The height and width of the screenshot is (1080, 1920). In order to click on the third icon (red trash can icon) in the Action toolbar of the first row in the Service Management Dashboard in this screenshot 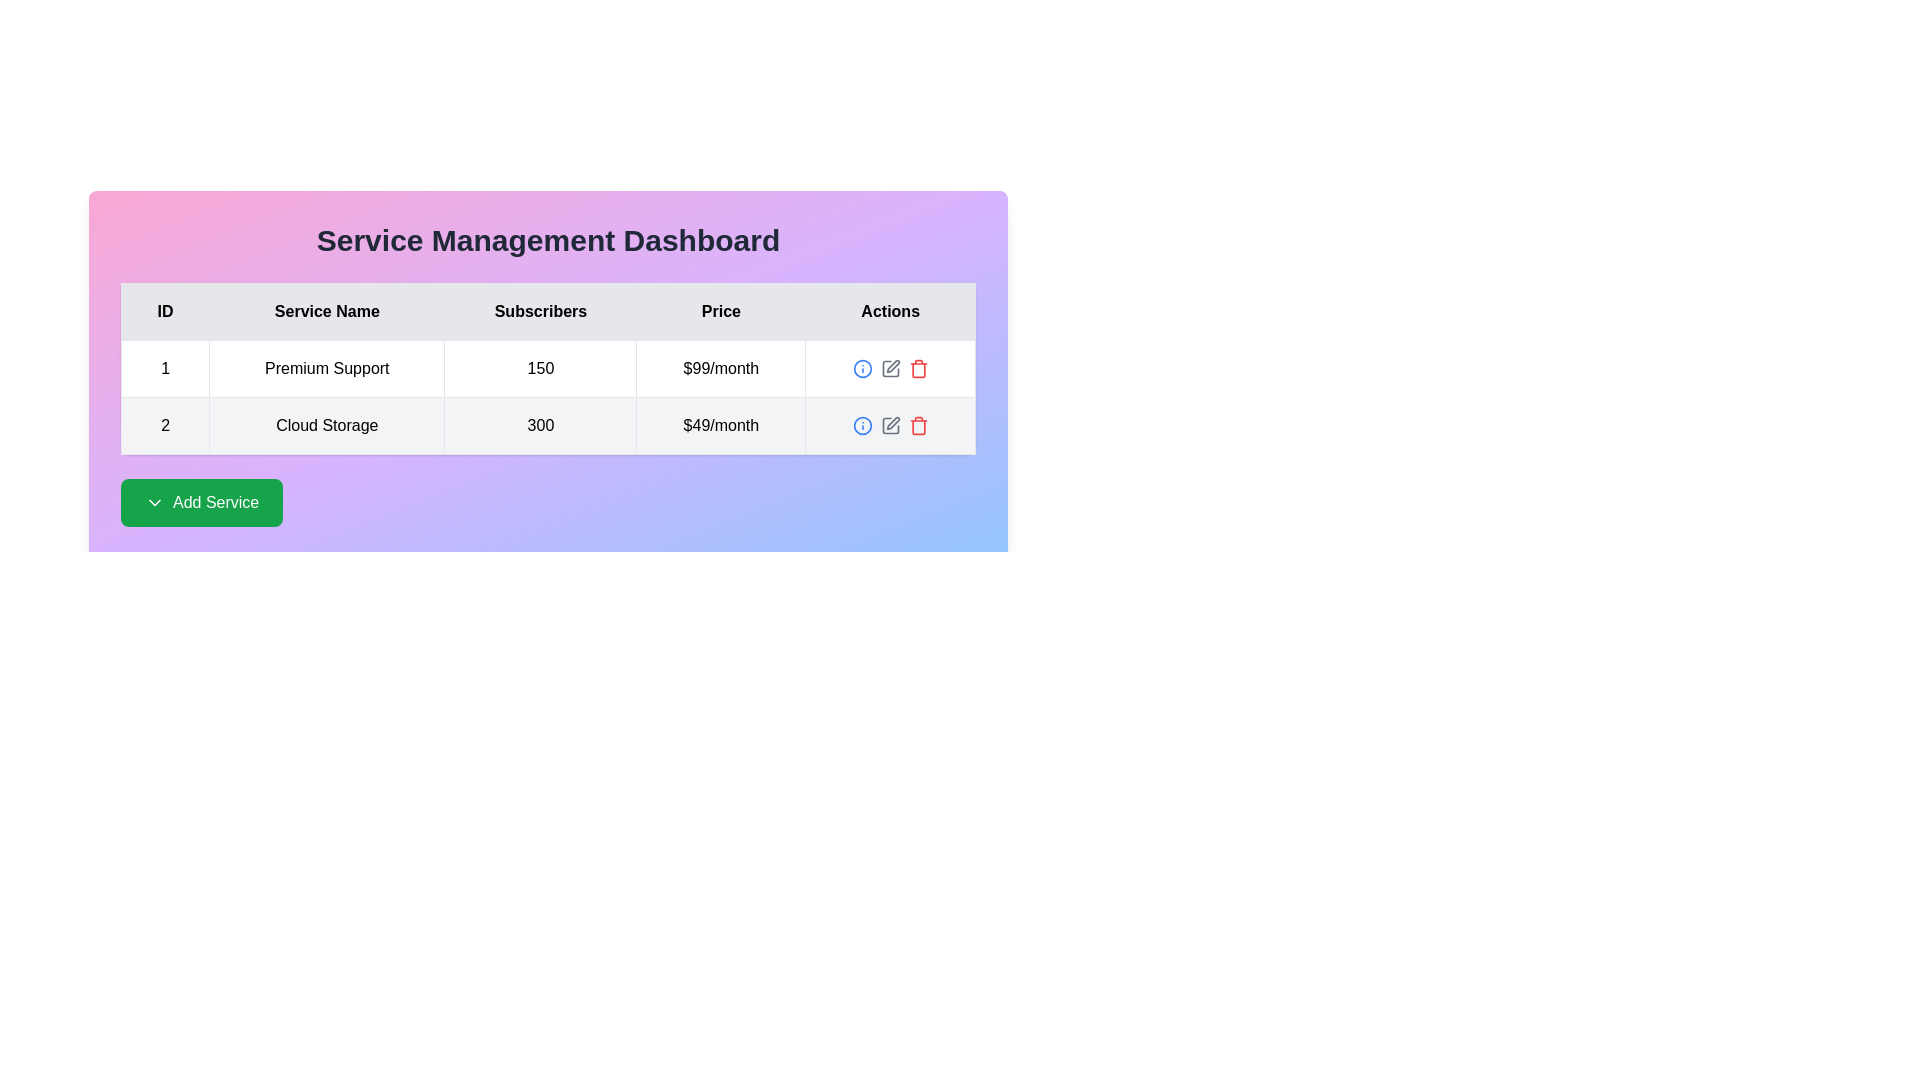, I will do `click(889, 369)`.